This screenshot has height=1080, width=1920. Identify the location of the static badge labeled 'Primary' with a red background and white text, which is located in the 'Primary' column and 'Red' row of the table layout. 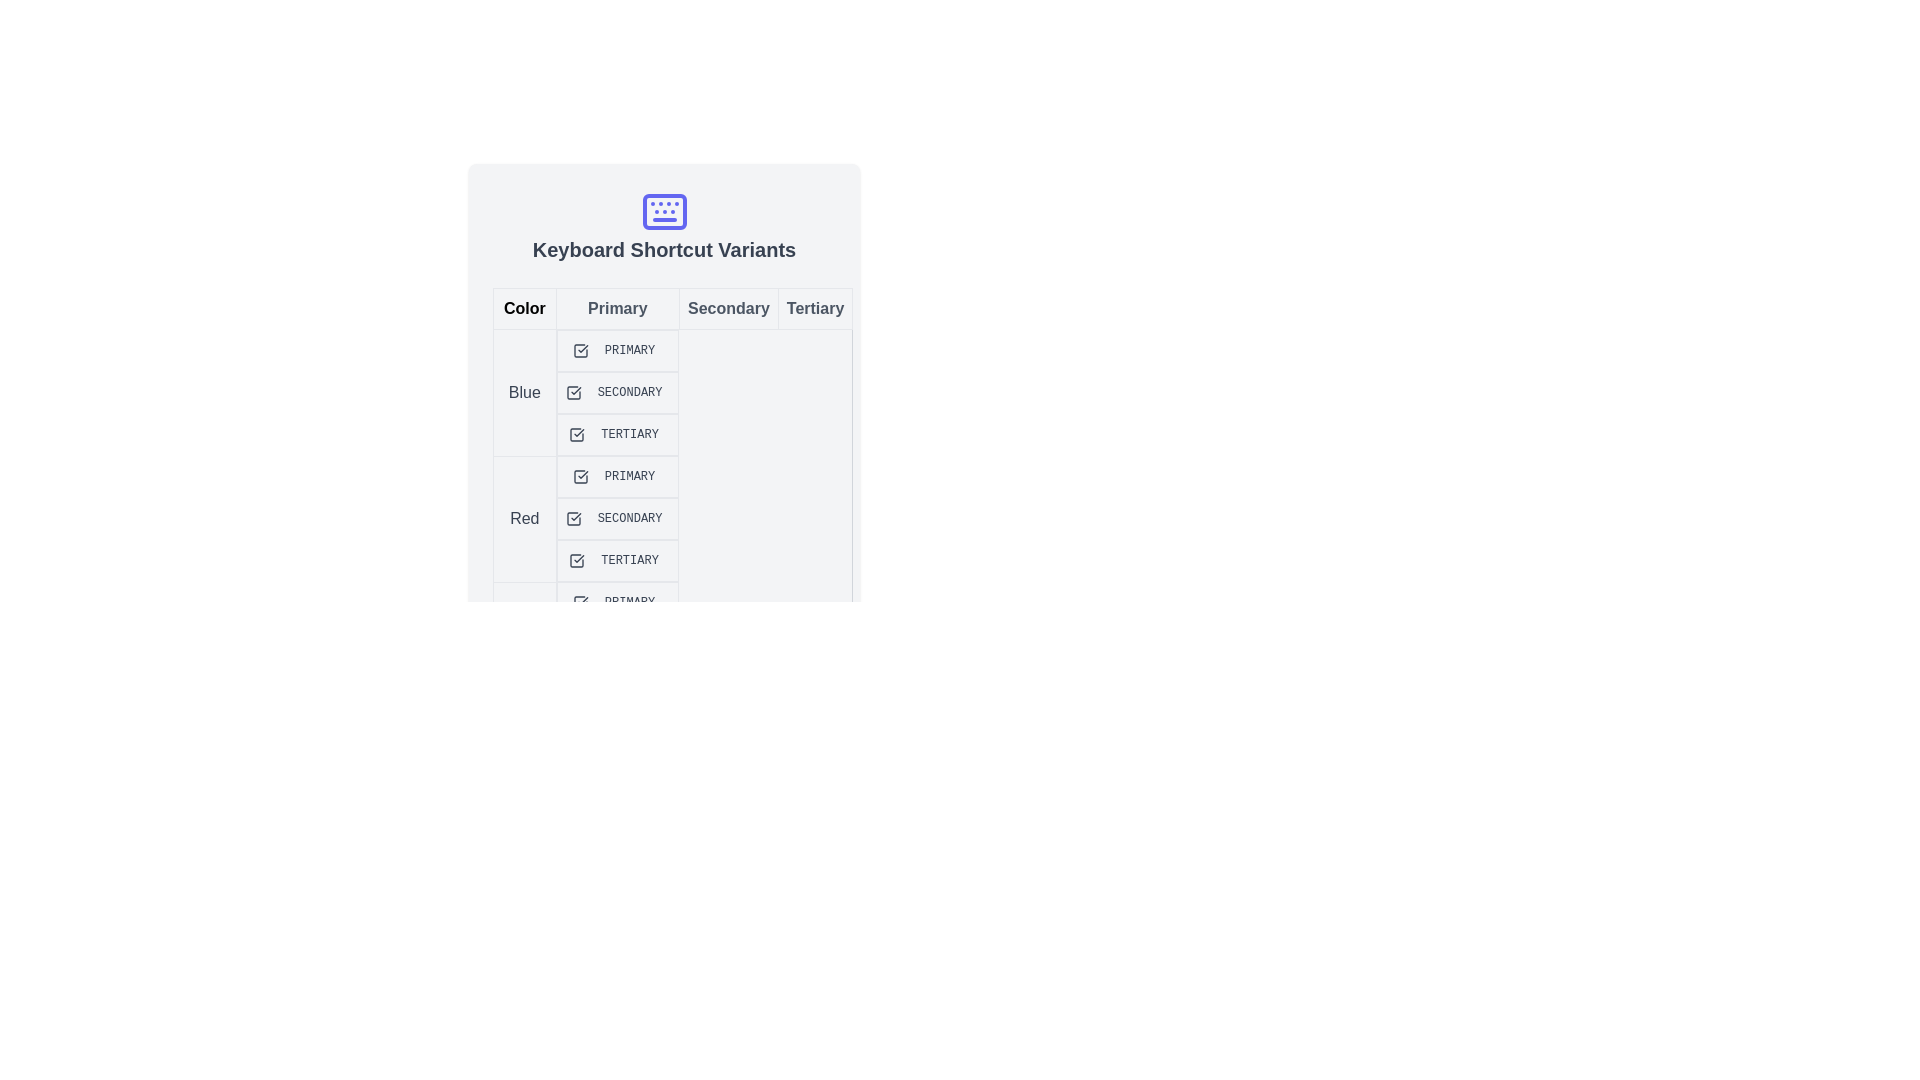
(629, 477).